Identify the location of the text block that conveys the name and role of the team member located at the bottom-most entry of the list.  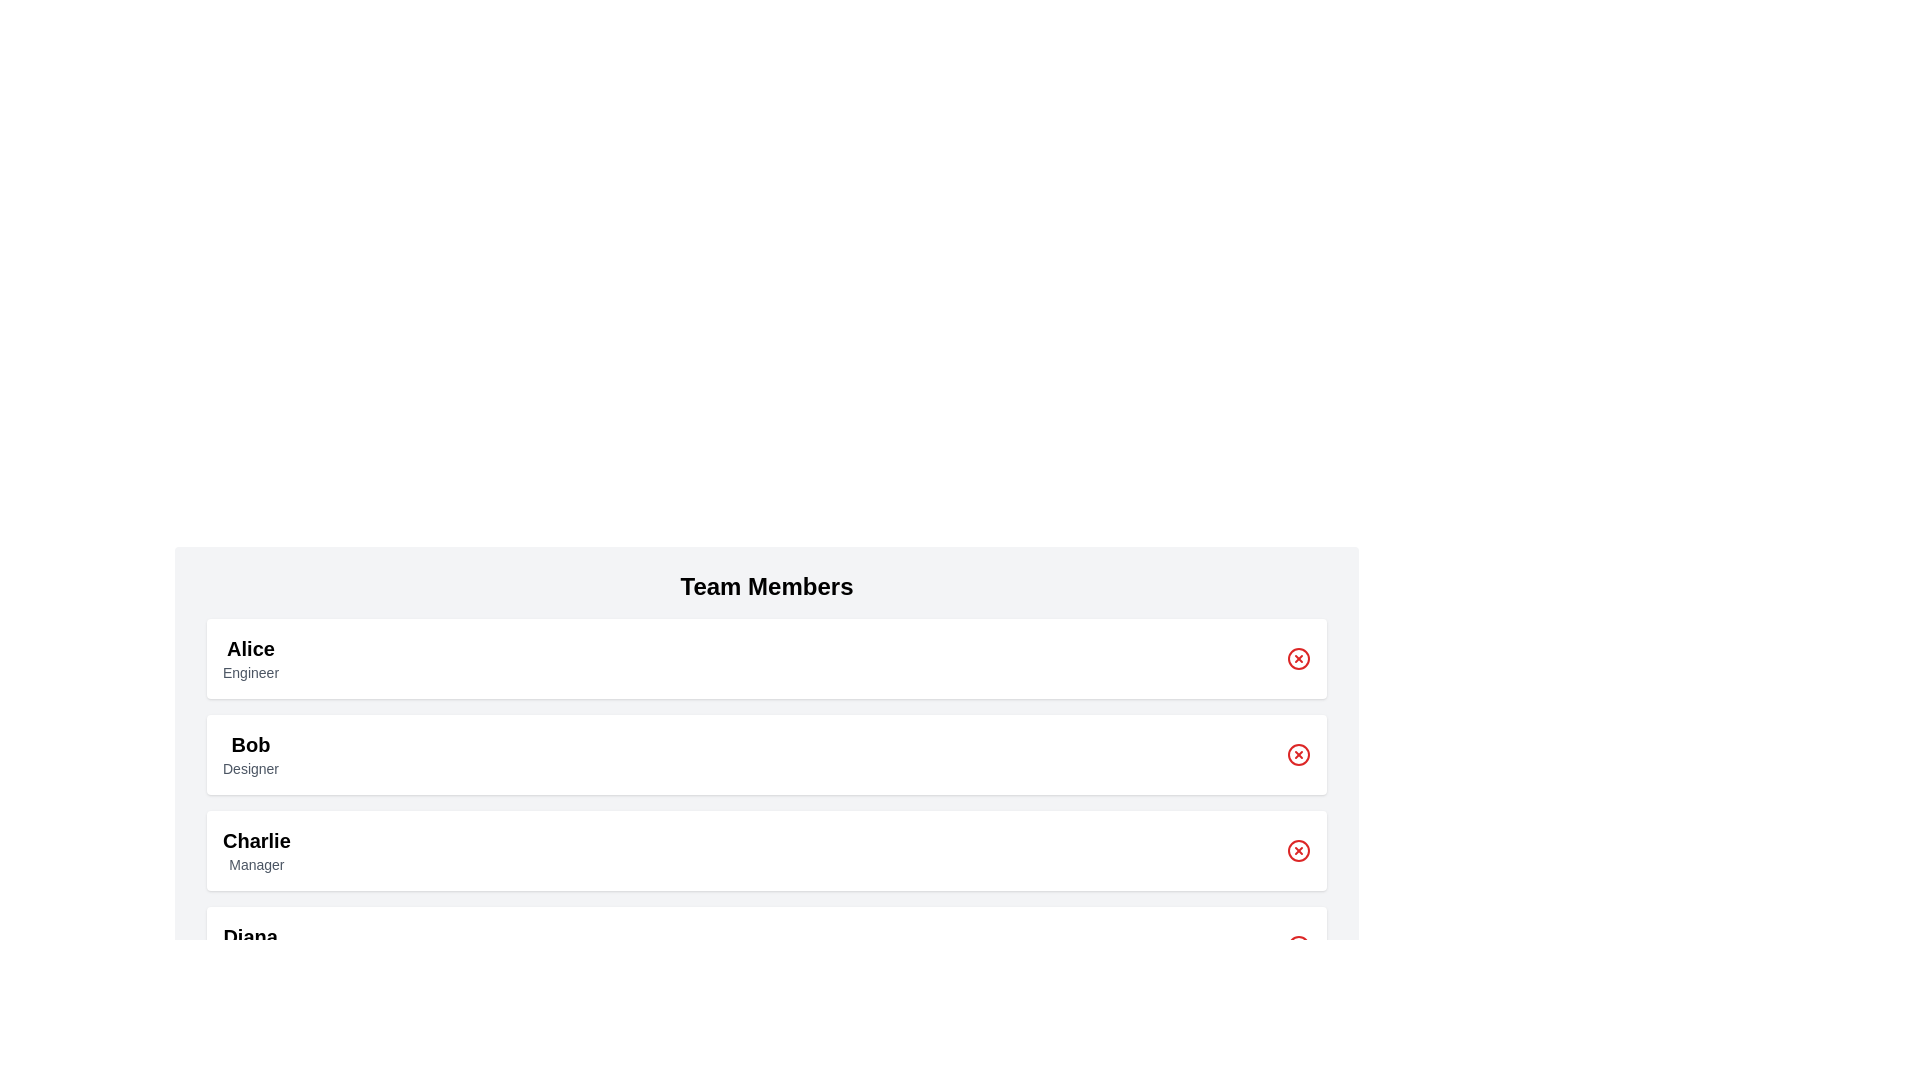
(249, 946).